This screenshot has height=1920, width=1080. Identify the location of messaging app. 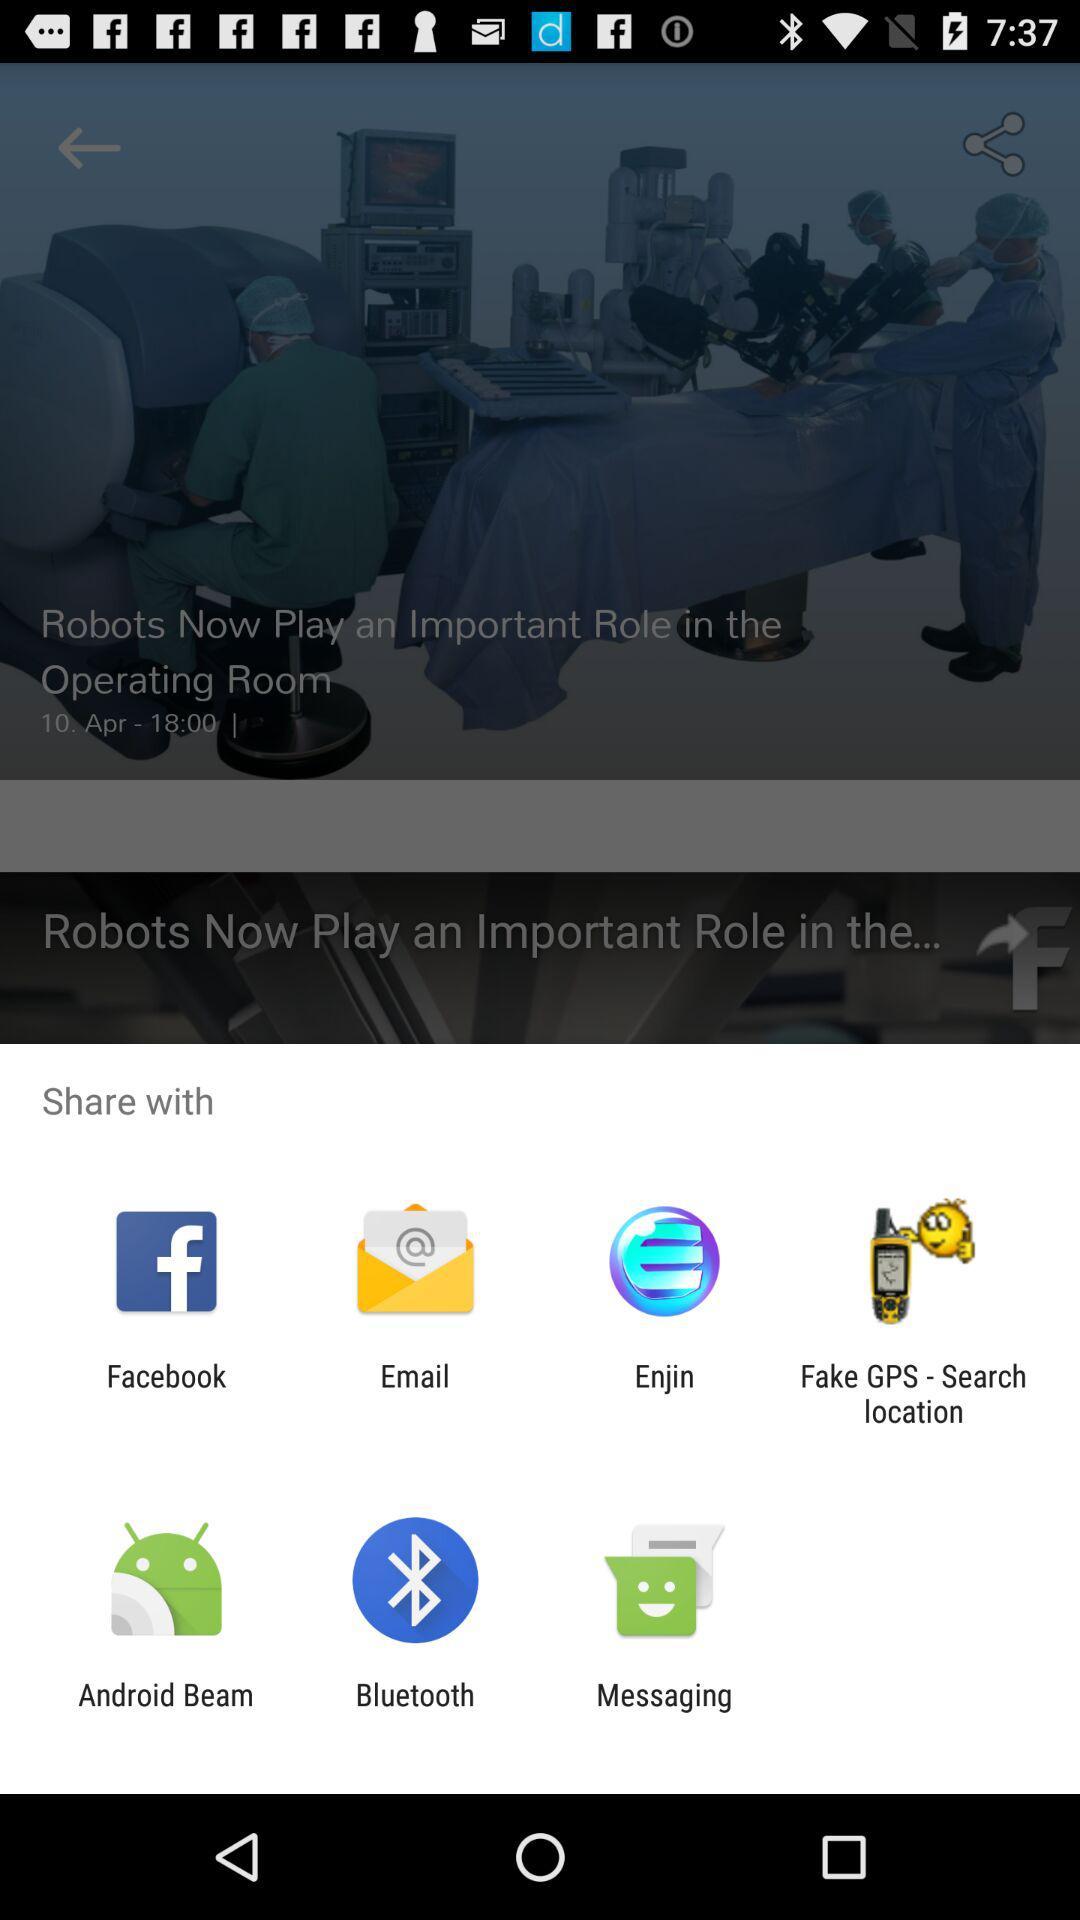
(664, 1711).